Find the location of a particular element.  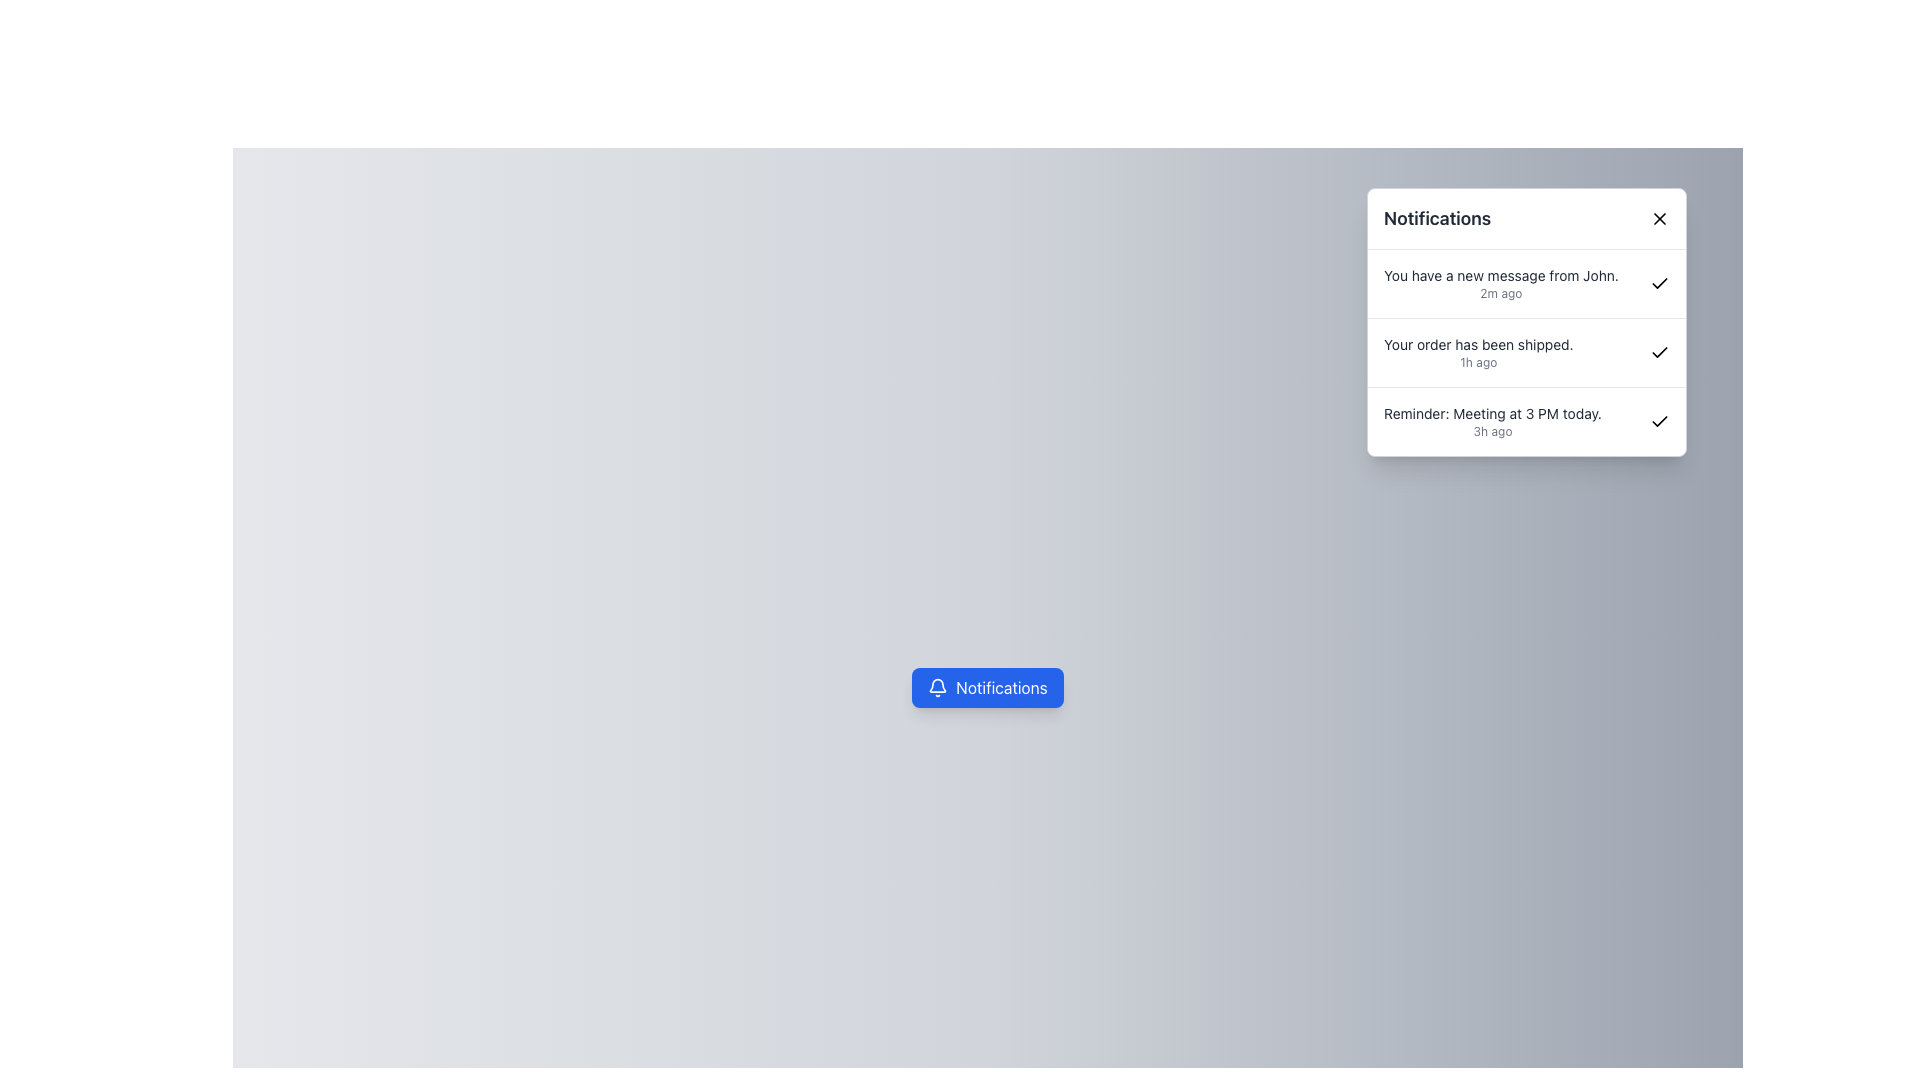

the text label displaying '2m ago', which is located beneath the message from John in the notification card at the top-right corner of the interface is located at coordinates (1501, 293).